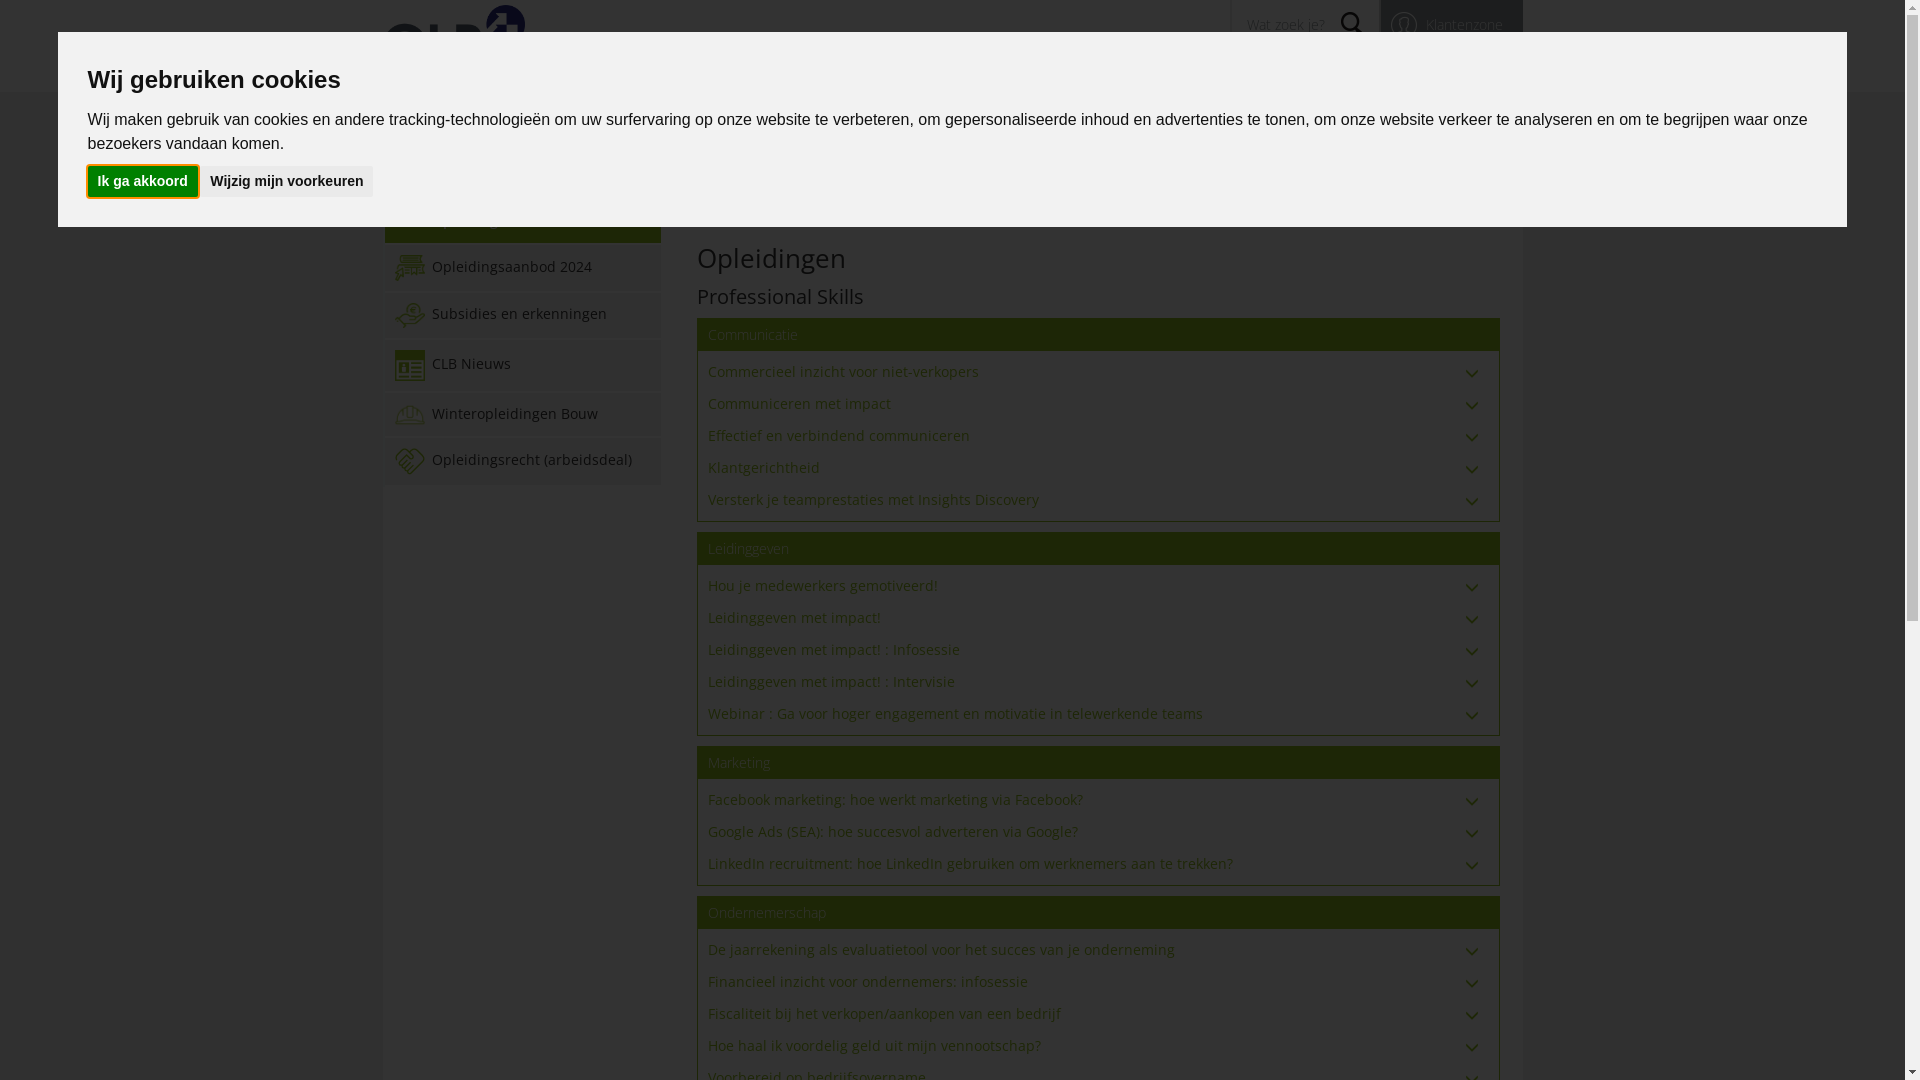  Describe the element at coordinates (522, 266) in the screenshot. I see `'Opleidingsaanbod 2024'` at that location.